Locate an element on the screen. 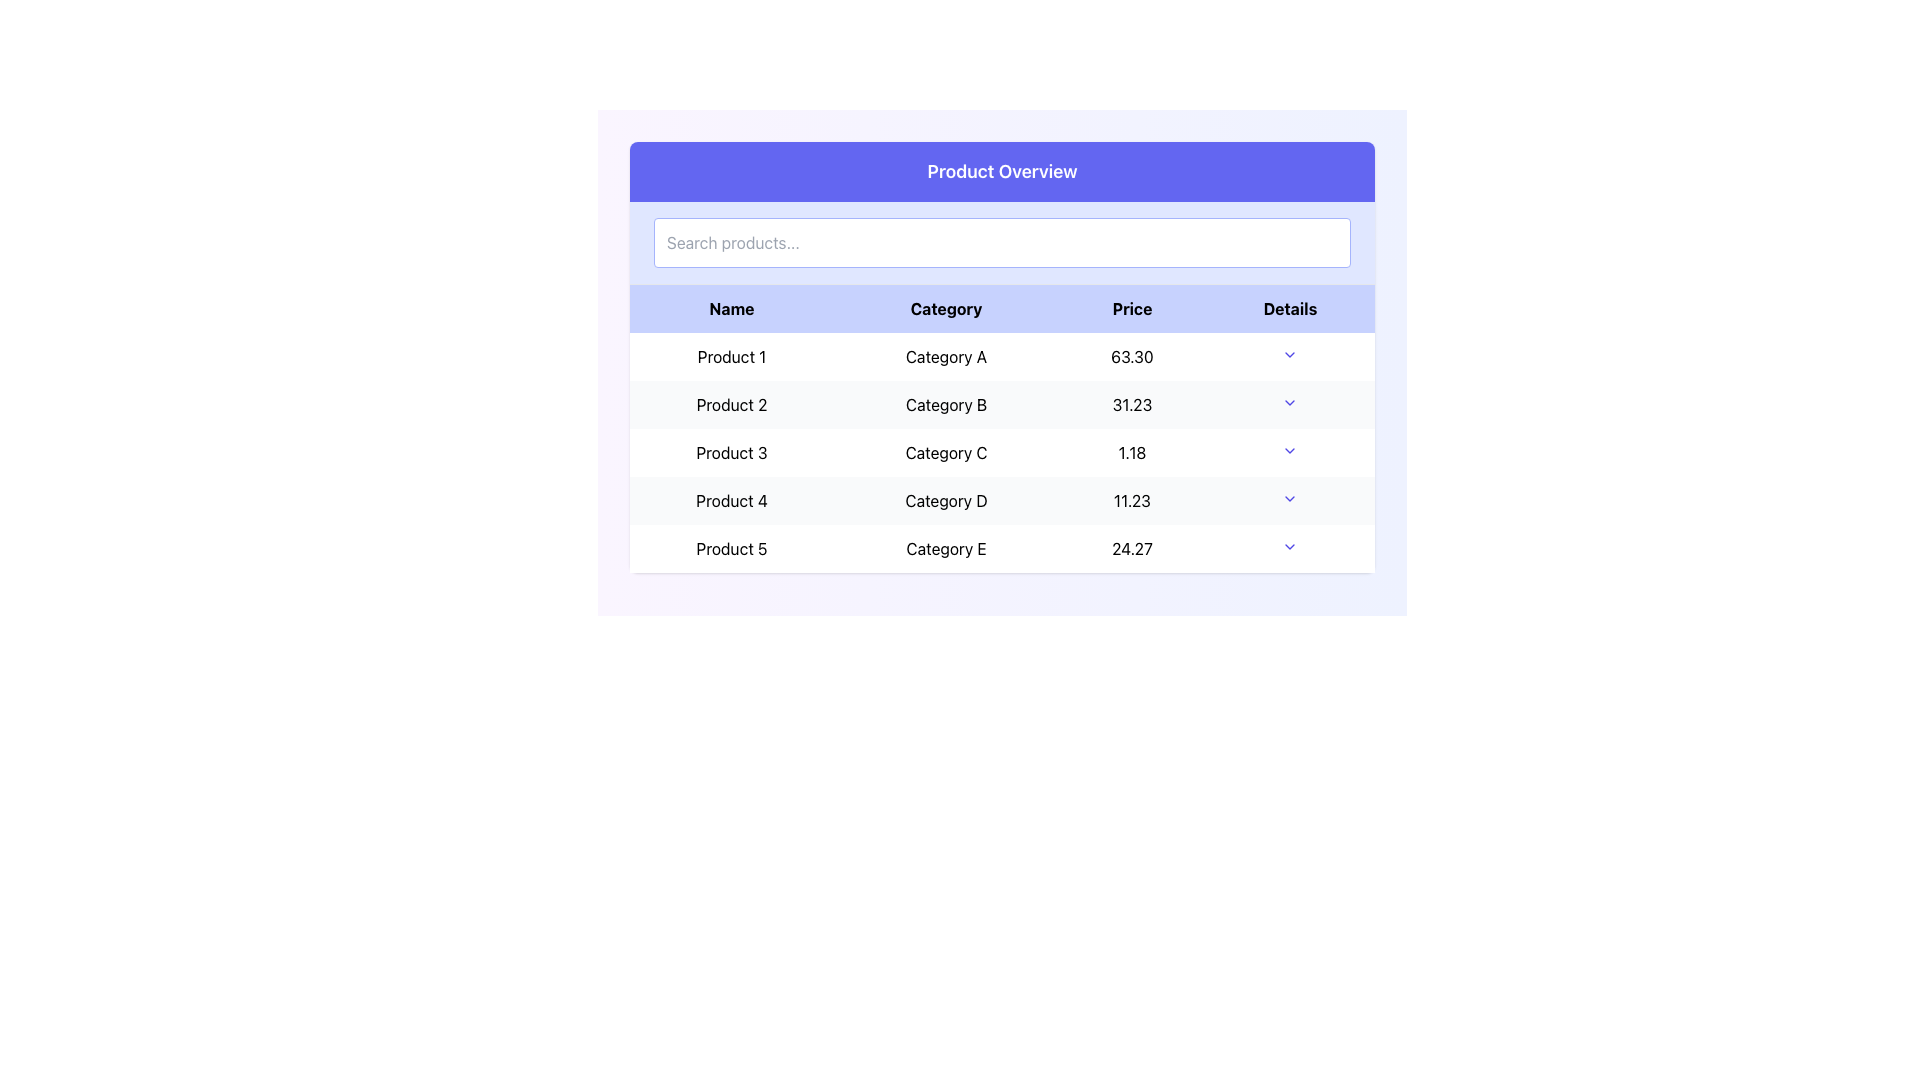 This screenshot has width=1920, height=1080. the downward-pointing chevron icon in the 'Details' column of the second row for 'Product 2' is located at coordinates (1290, 402).